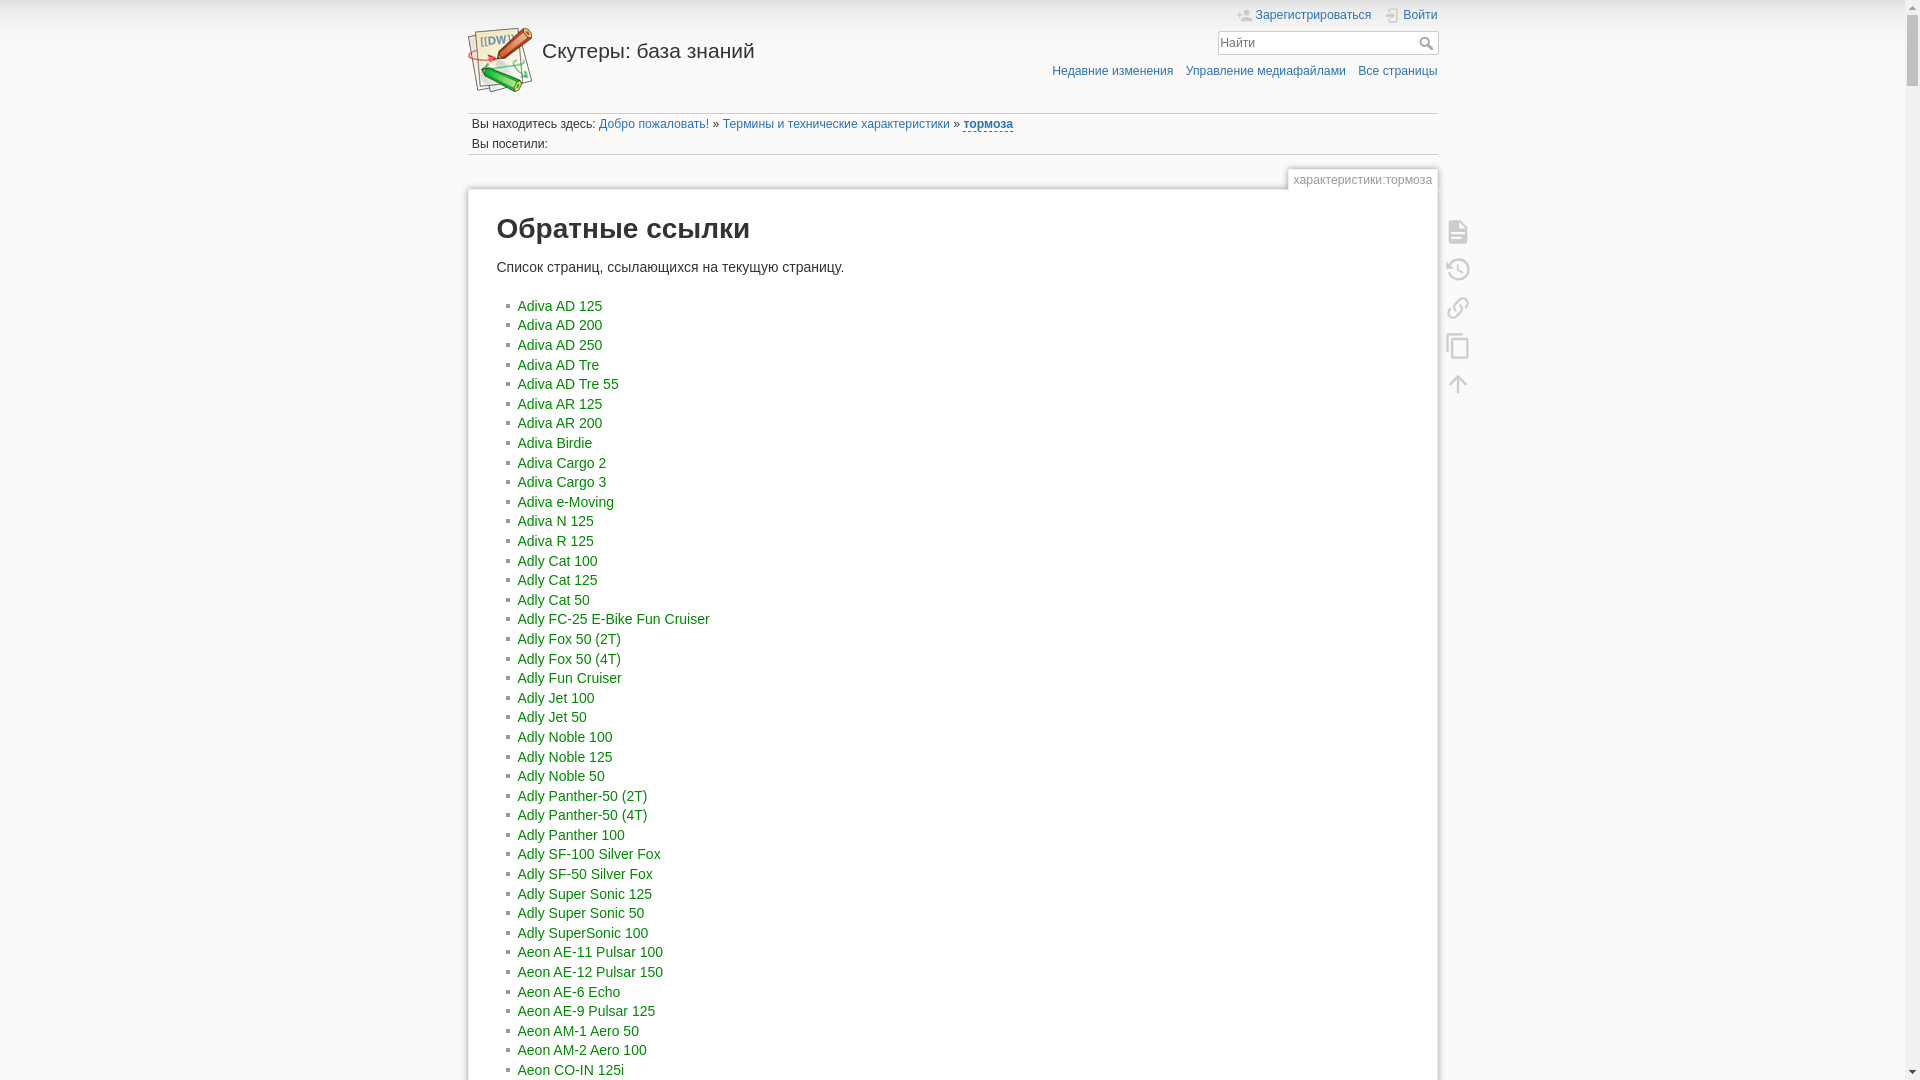 The width and height of the screenshot is (1920, 1080). Describe the element at coordinates (567, 384) in the screenshot. I see `'Adiva AD Tre 55'` at that location.